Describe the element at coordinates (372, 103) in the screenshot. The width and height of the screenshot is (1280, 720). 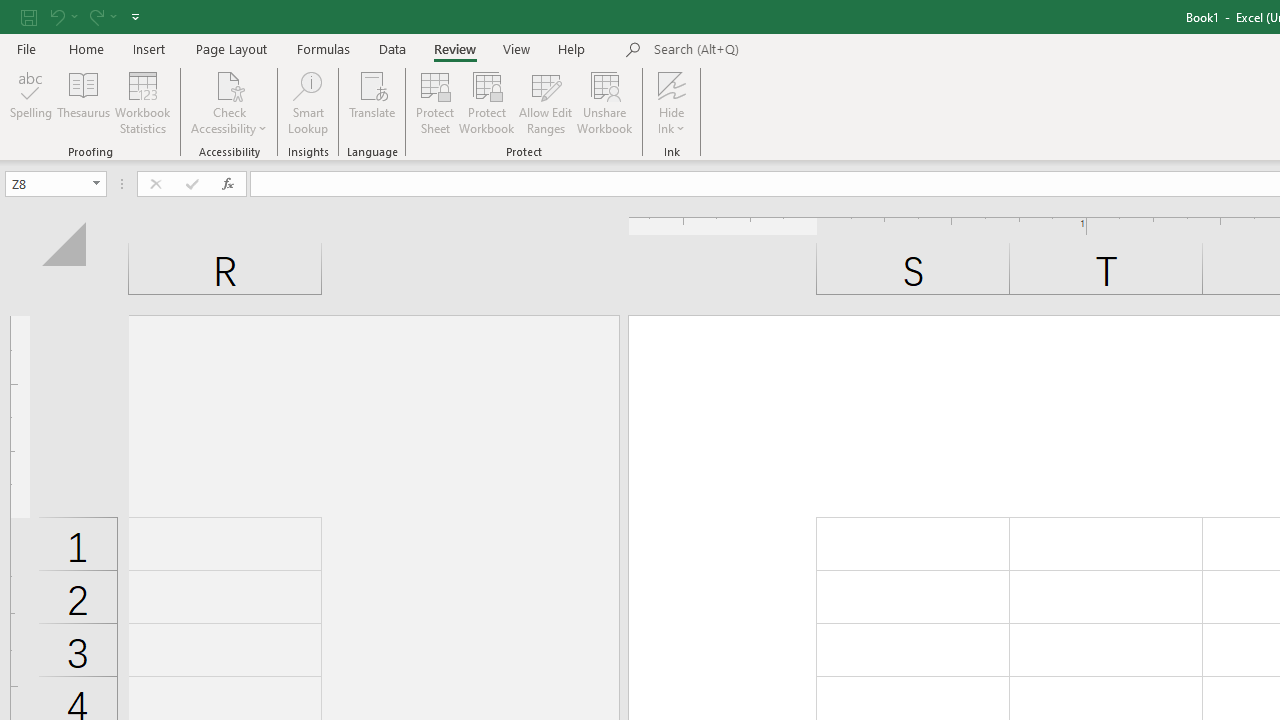
I see `'Translate'` at that location.